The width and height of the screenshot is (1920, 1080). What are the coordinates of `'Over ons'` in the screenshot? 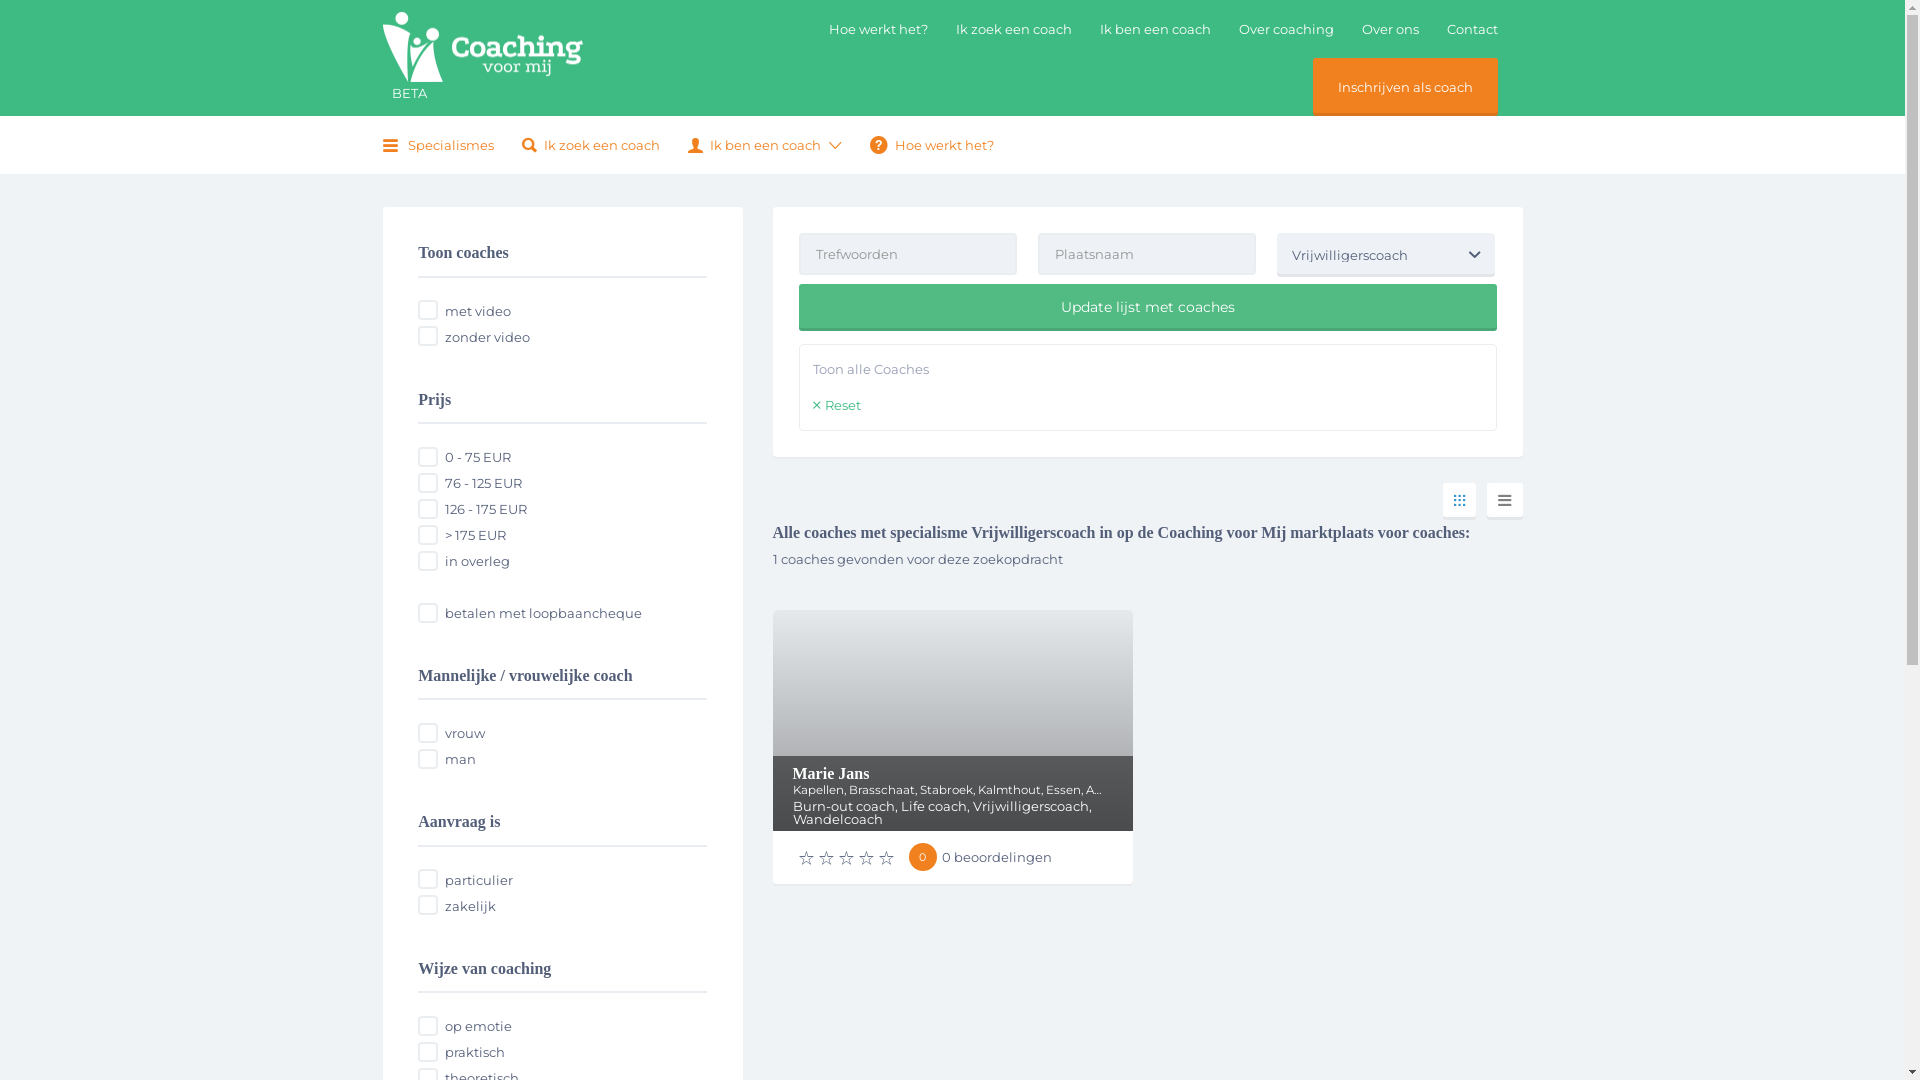 It's located at (1389, 29).